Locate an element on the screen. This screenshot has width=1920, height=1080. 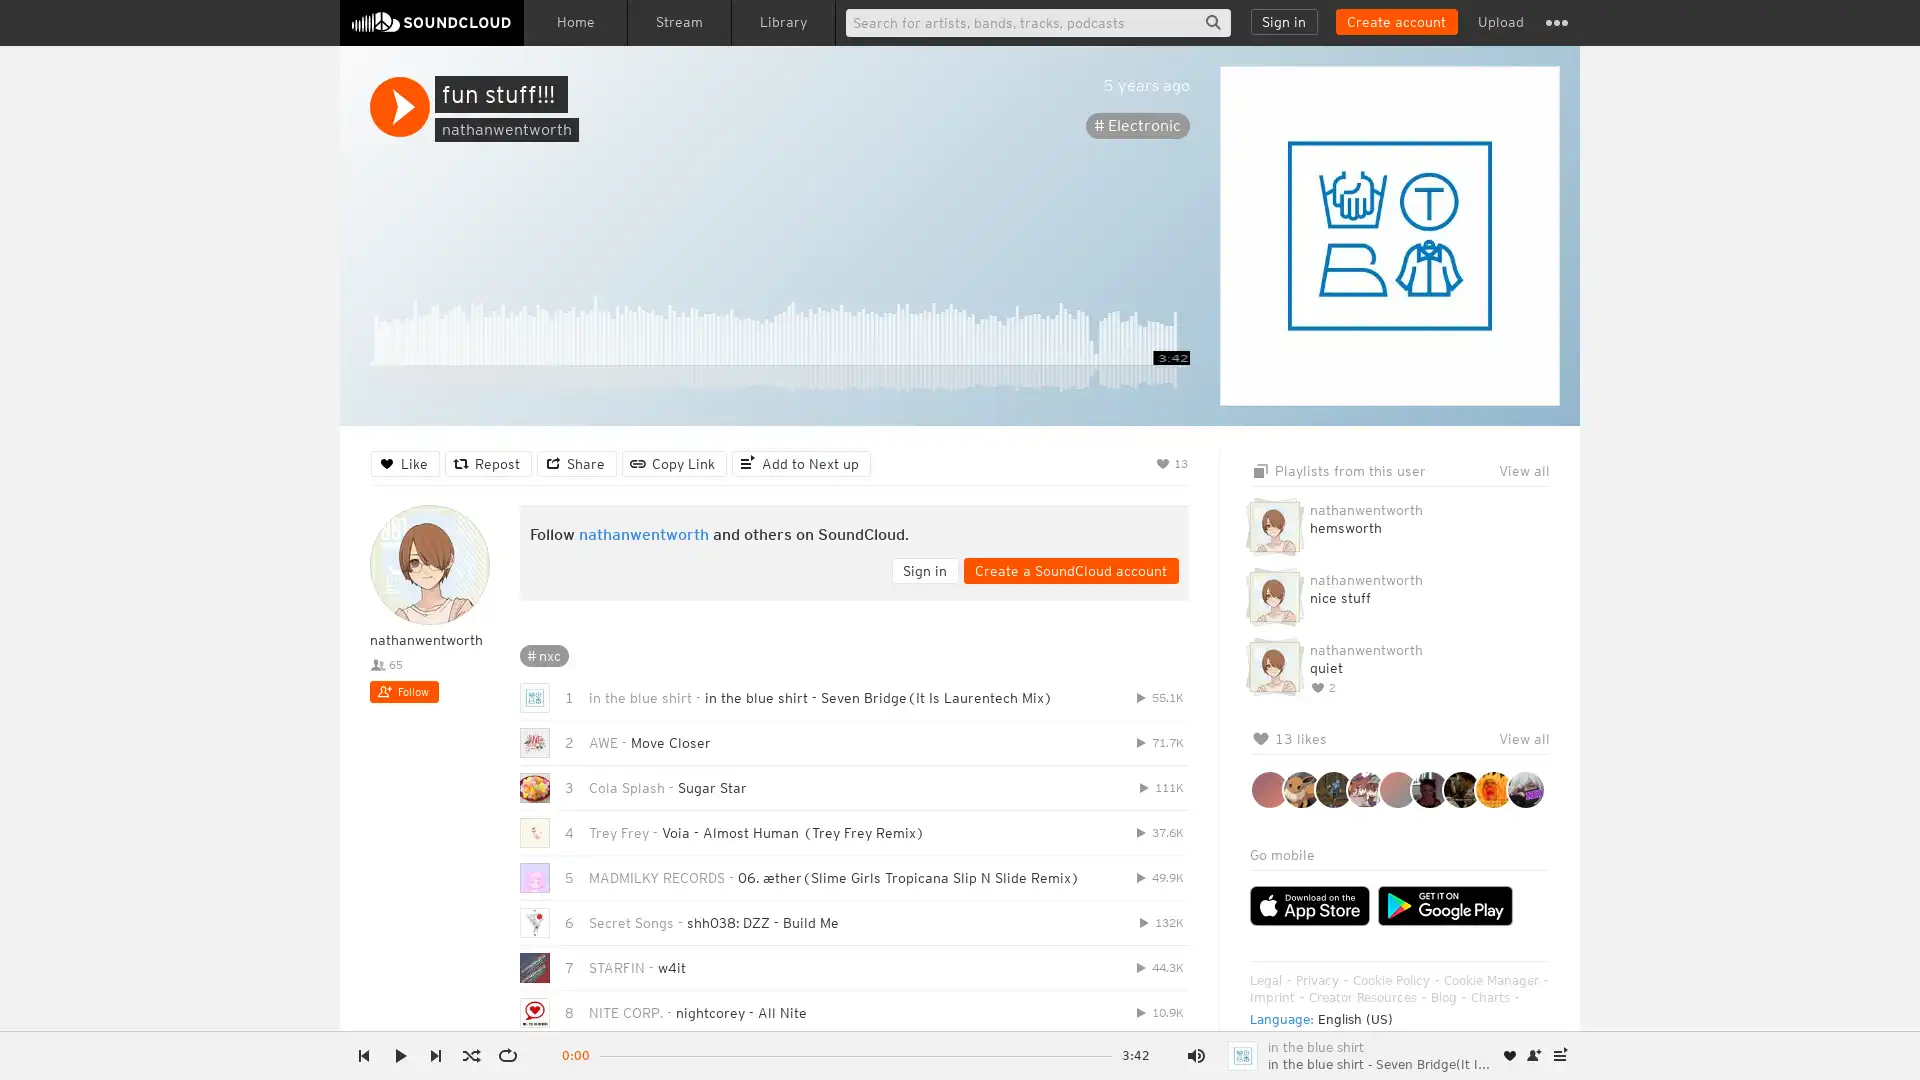
Create a SoundCloud account is located at coordinates (1070, 570).